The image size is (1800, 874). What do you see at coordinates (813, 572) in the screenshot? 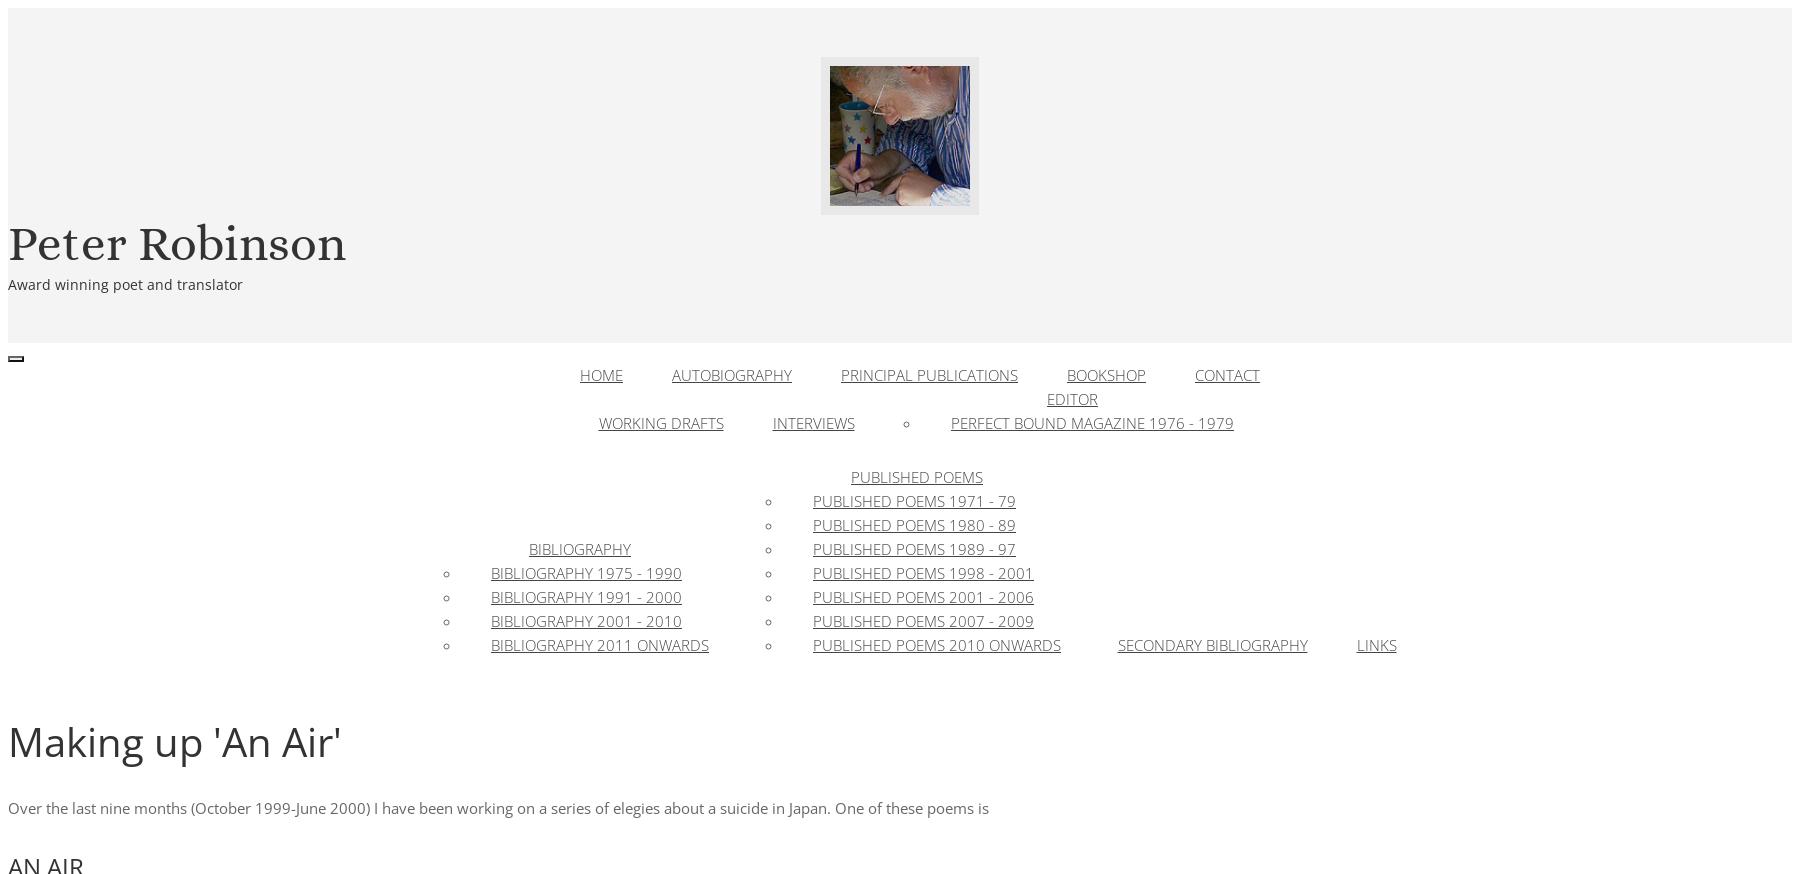
I see `'Published Poems 1998 - 2001'` at bounding box center [813, 572].